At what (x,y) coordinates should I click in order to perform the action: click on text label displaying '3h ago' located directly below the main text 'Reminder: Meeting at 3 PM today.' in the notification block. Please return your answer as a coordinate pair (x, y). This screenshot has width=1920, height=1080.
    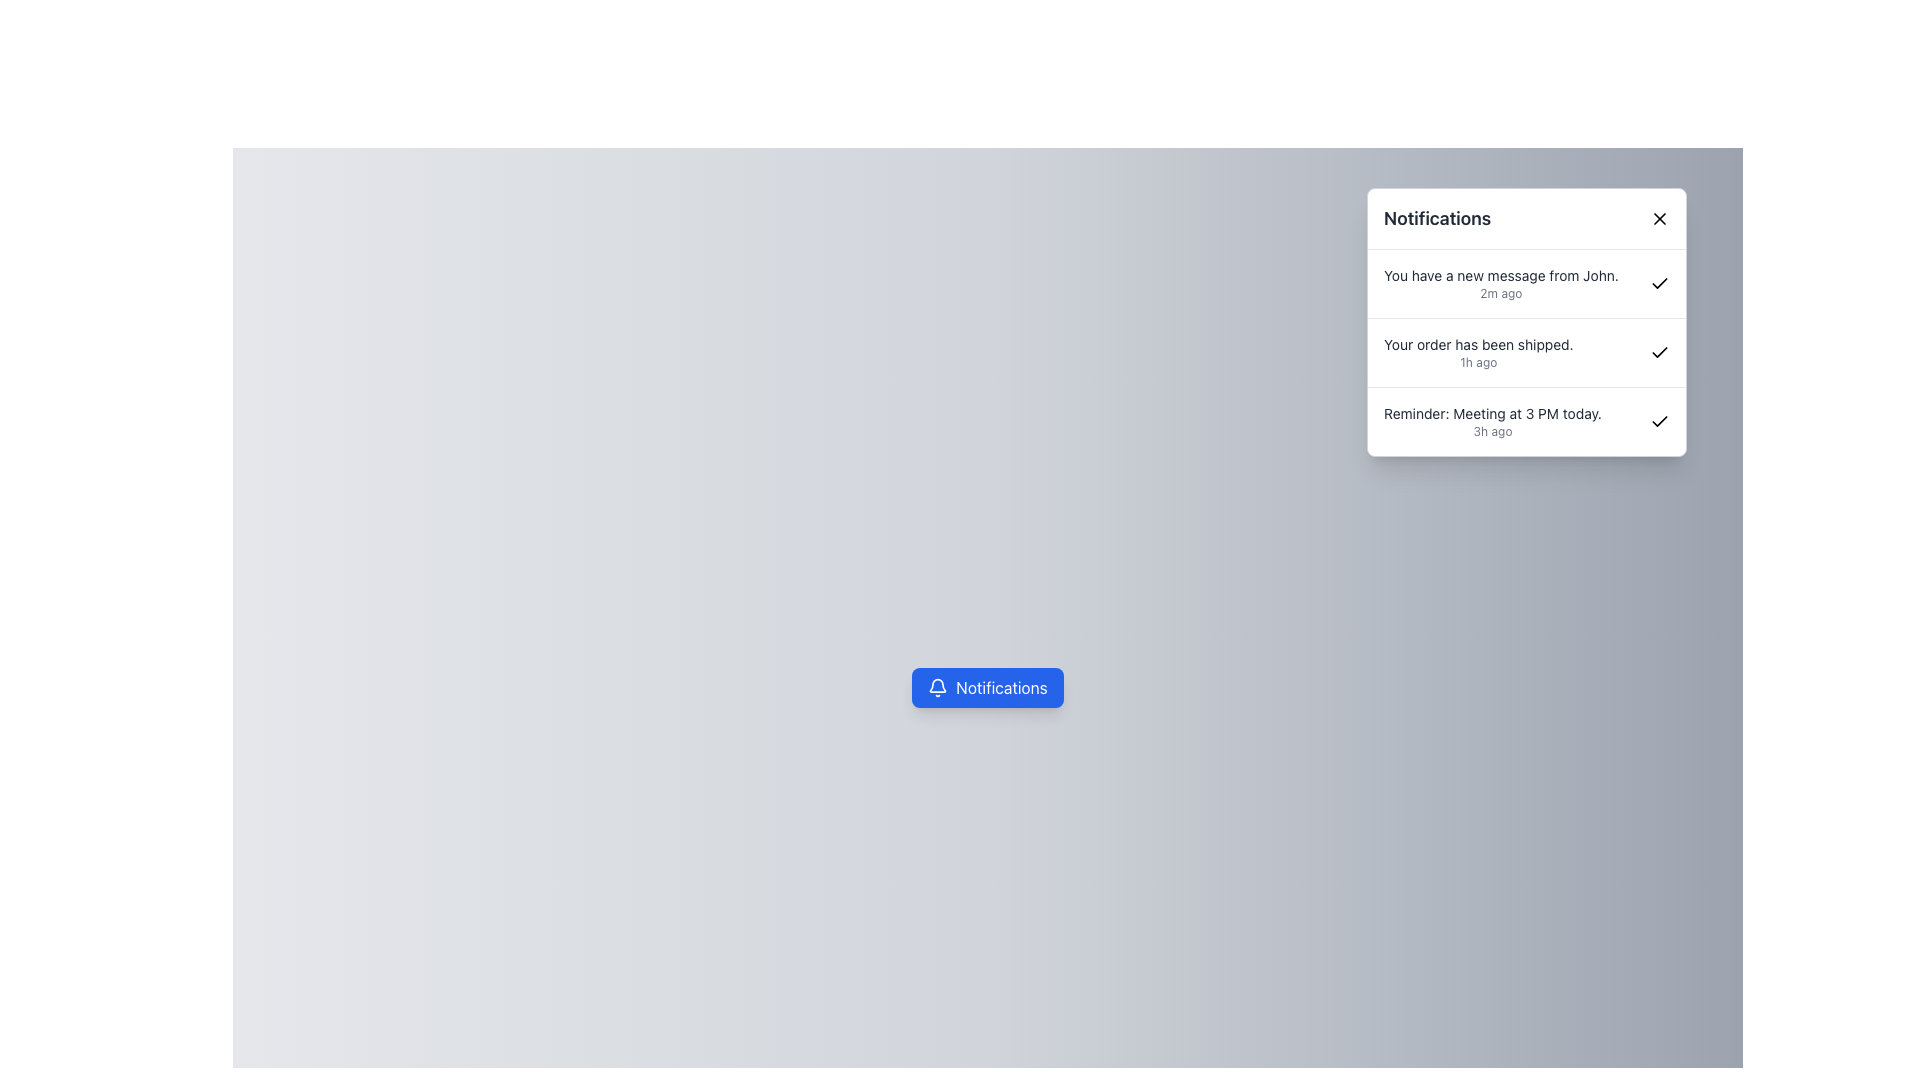
    Looking at the image, I should click on (1492, 431).